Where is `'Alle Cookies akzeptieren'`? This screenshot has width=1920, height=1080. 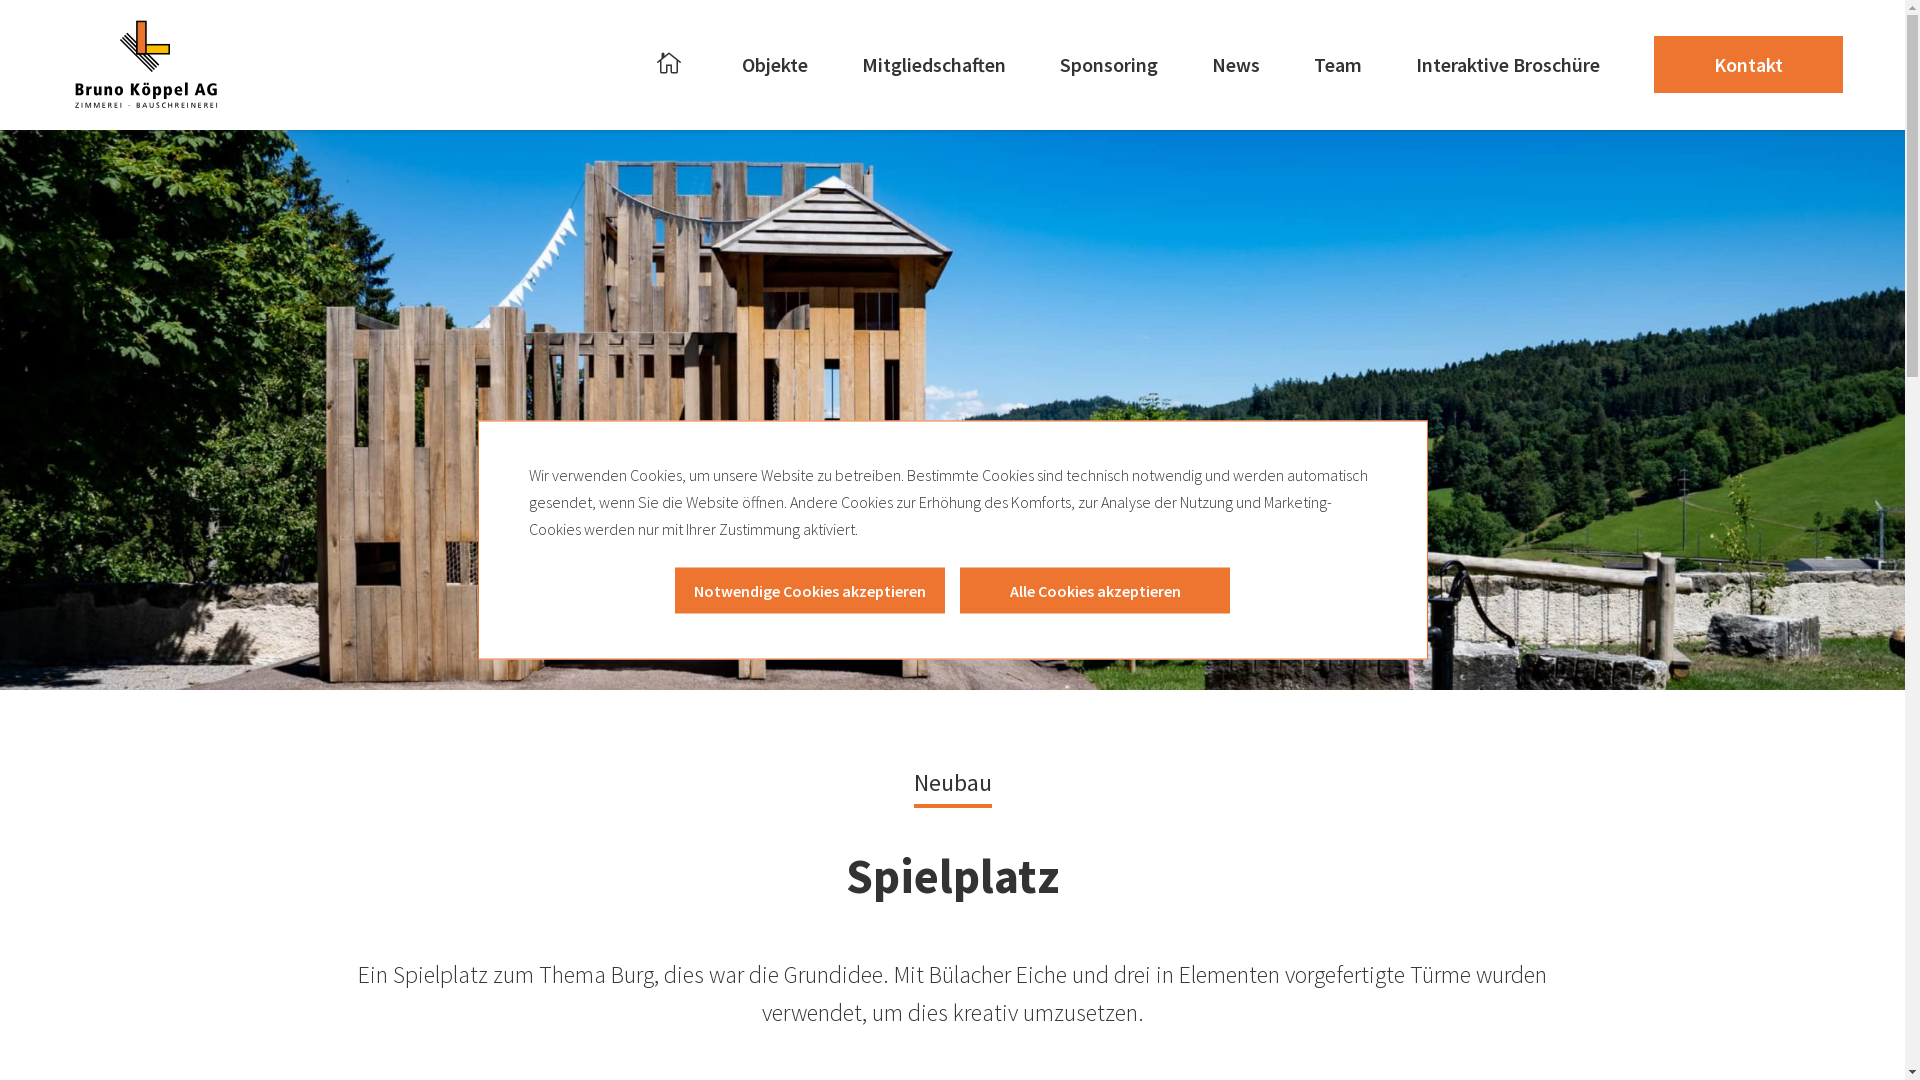
'Alle Cookies akzeptieren' is located at coordinates (1093, 589).